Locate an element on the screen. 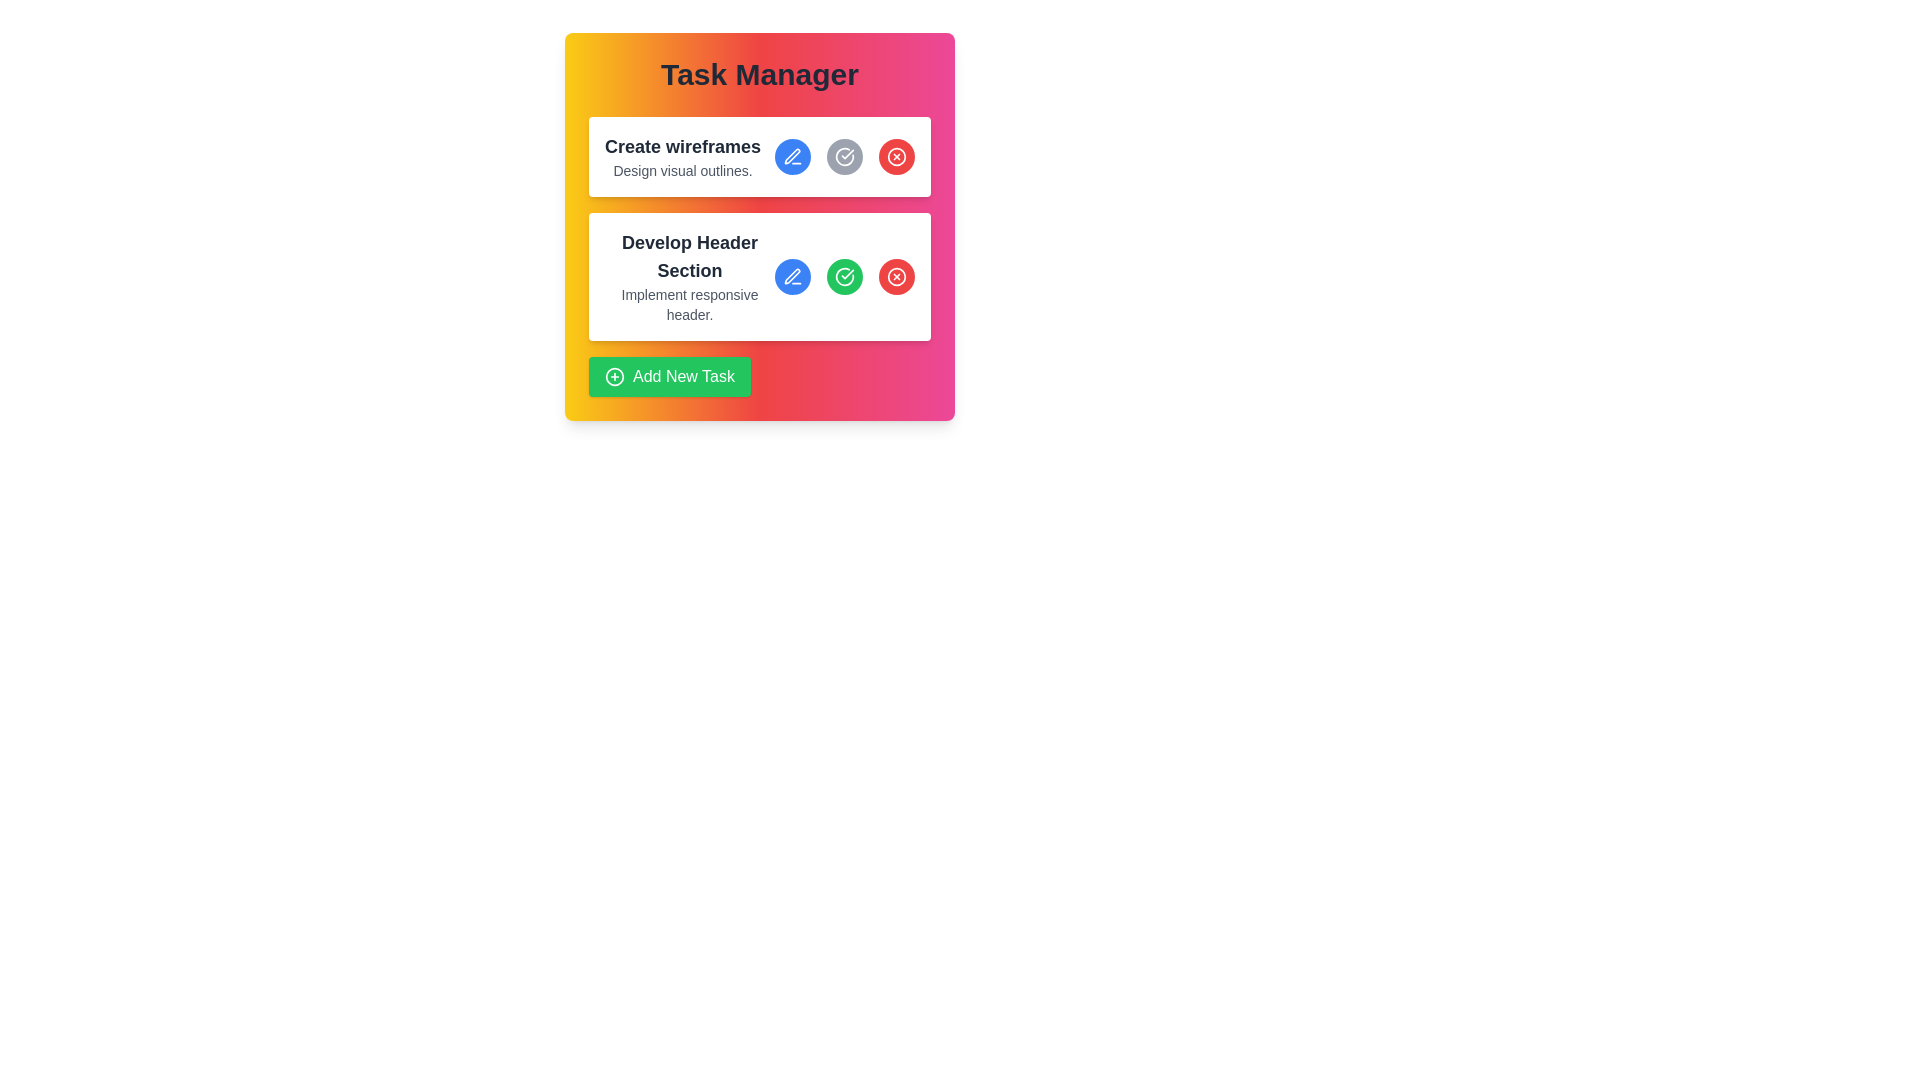 This screenshot has height=1080, width=1920. the circular icon with a plus sign in its center, part of the 'Add New Task' button is located at coordinates (613, 377).